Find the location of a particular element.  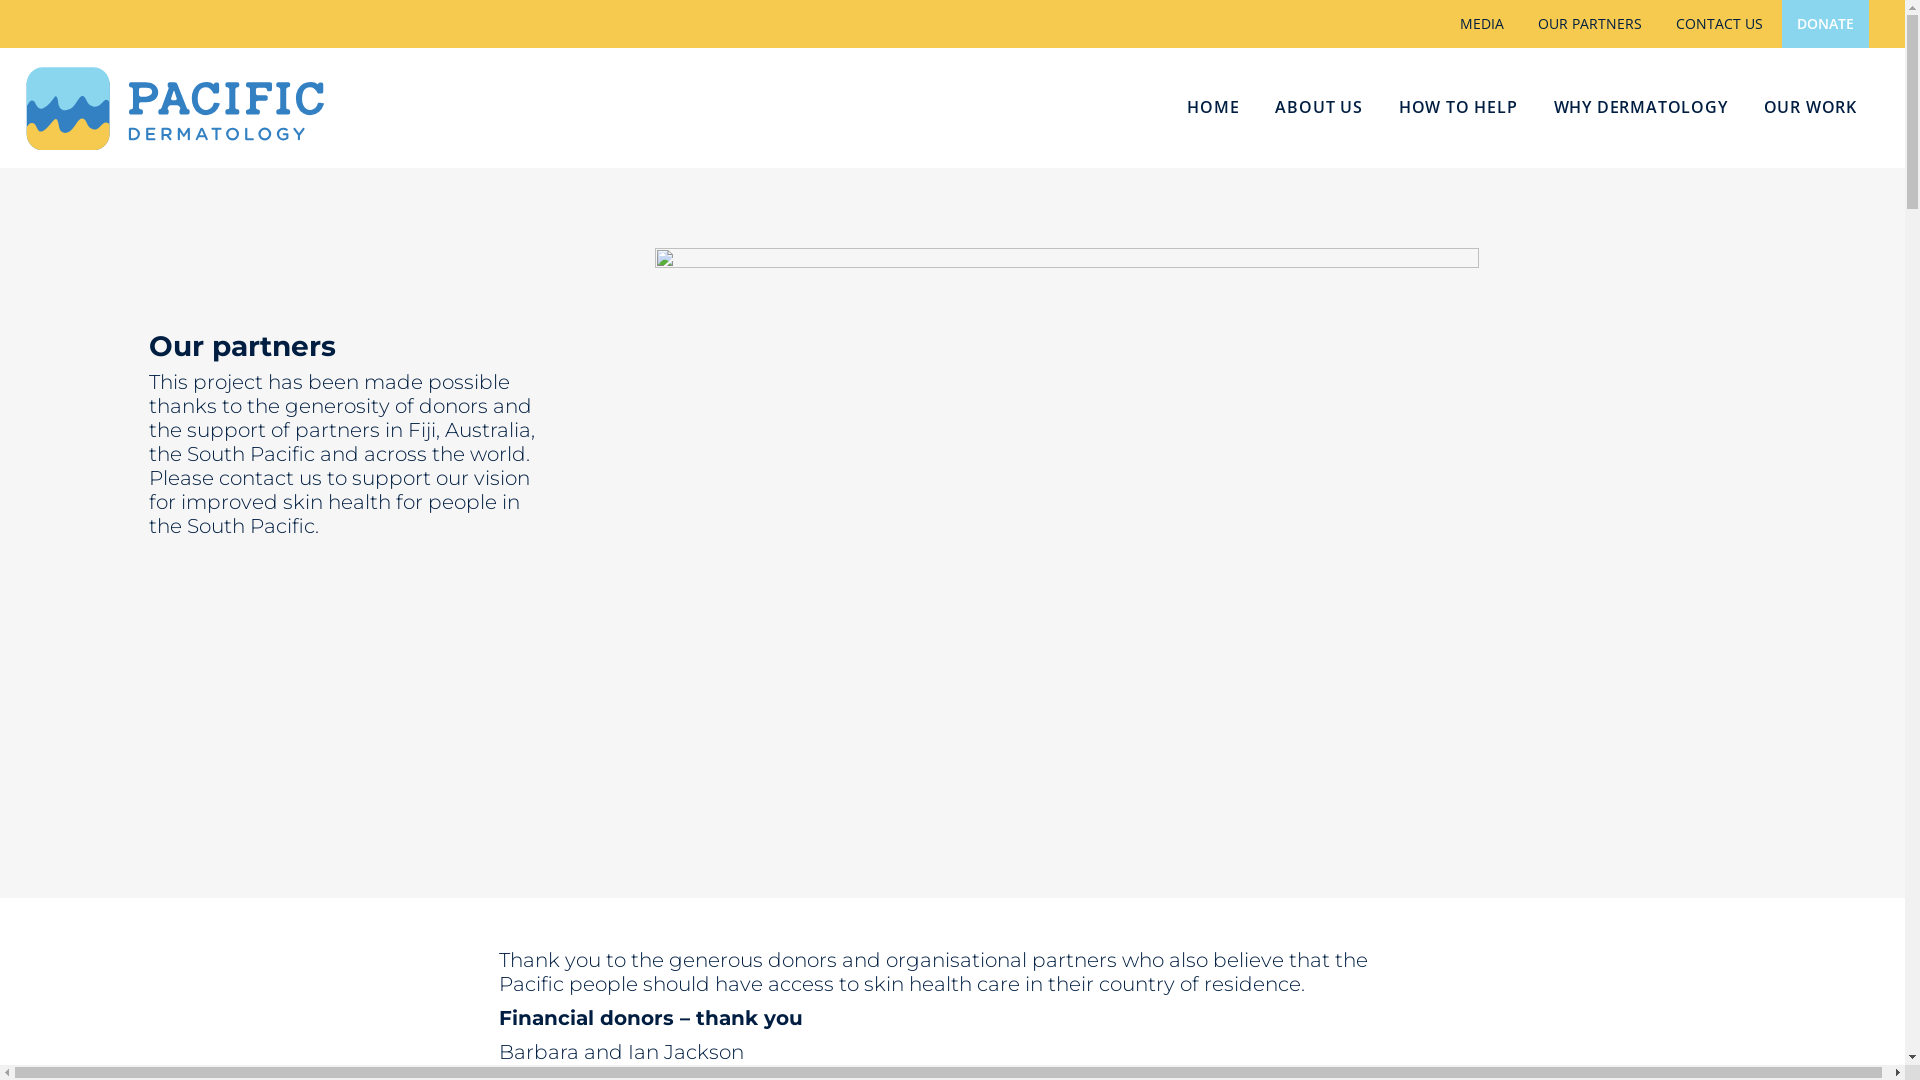

'DONATE' is located at coordinates (1825, 23).